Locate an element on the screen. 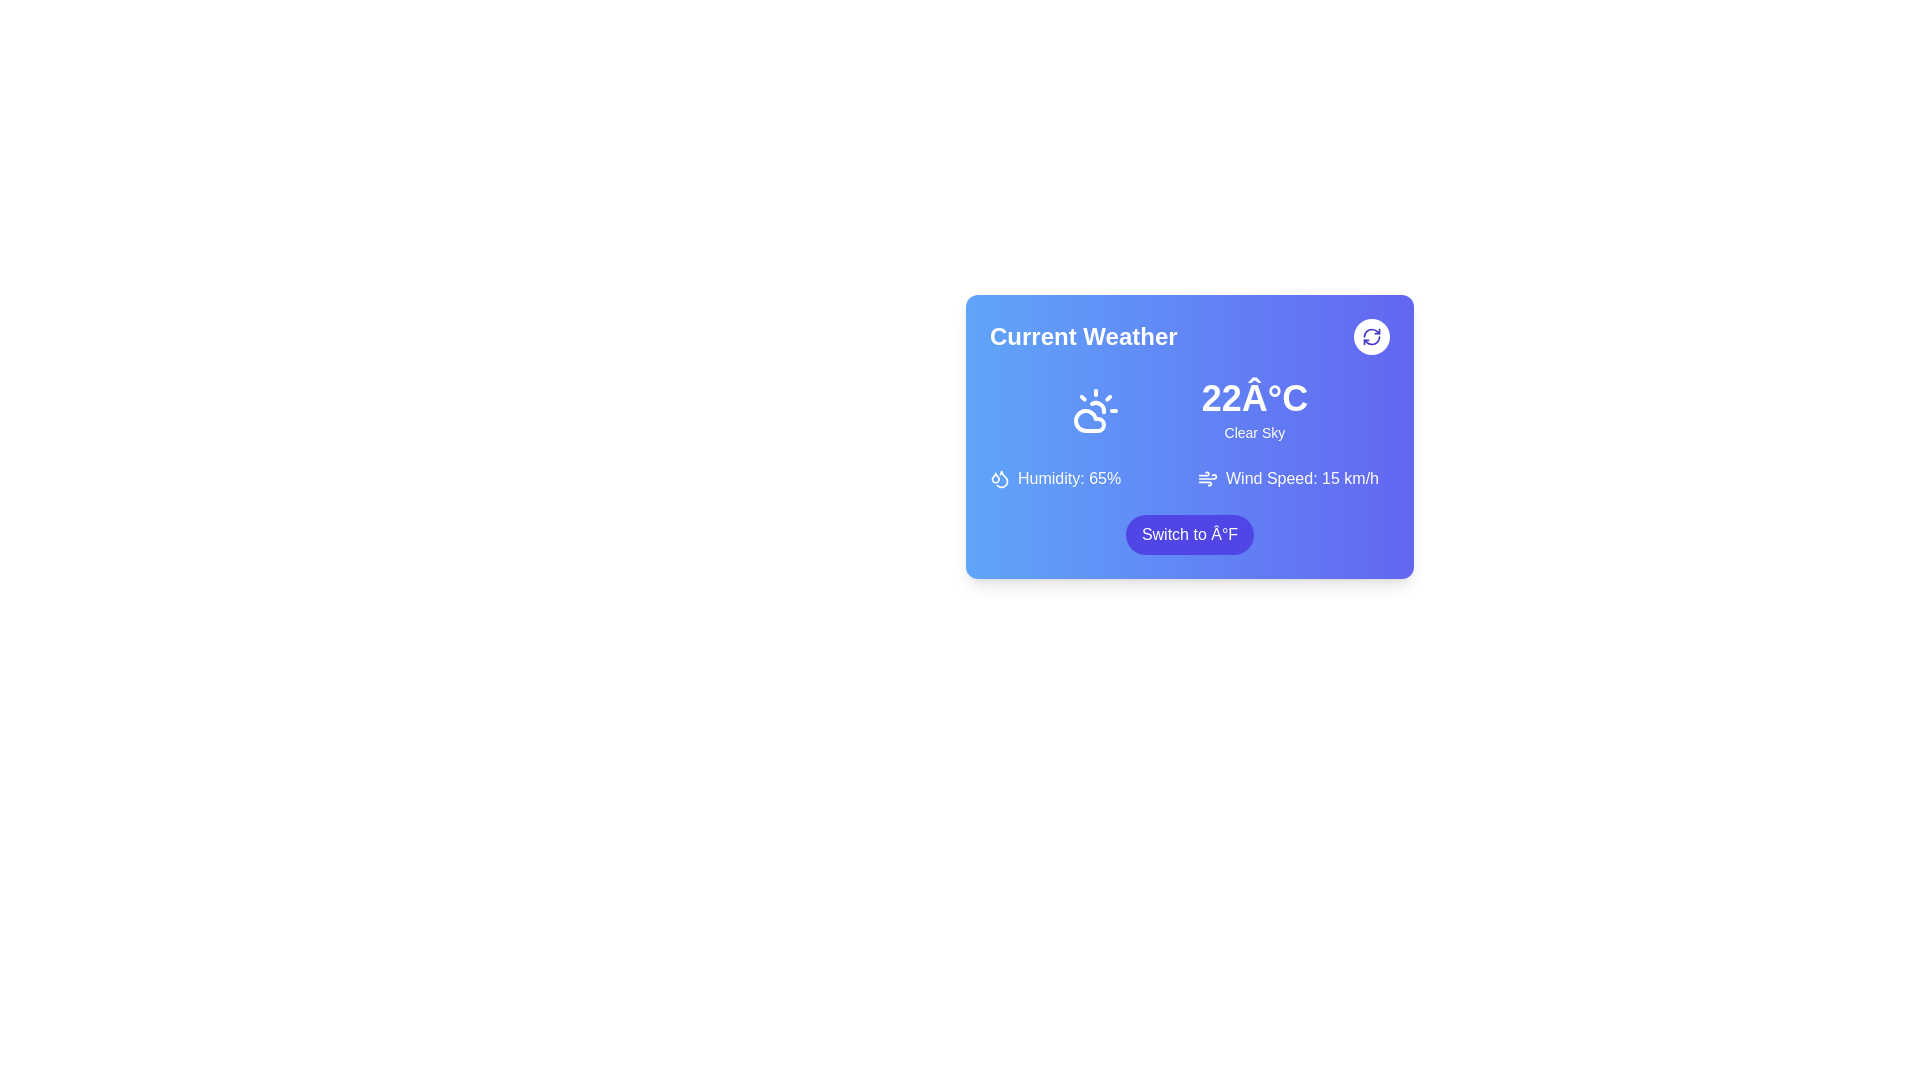  the wind speed icon, which represents wind speed and is located next to the text 'Wind Speed: 15 km/h.' is located at coordinates (1207, 478).